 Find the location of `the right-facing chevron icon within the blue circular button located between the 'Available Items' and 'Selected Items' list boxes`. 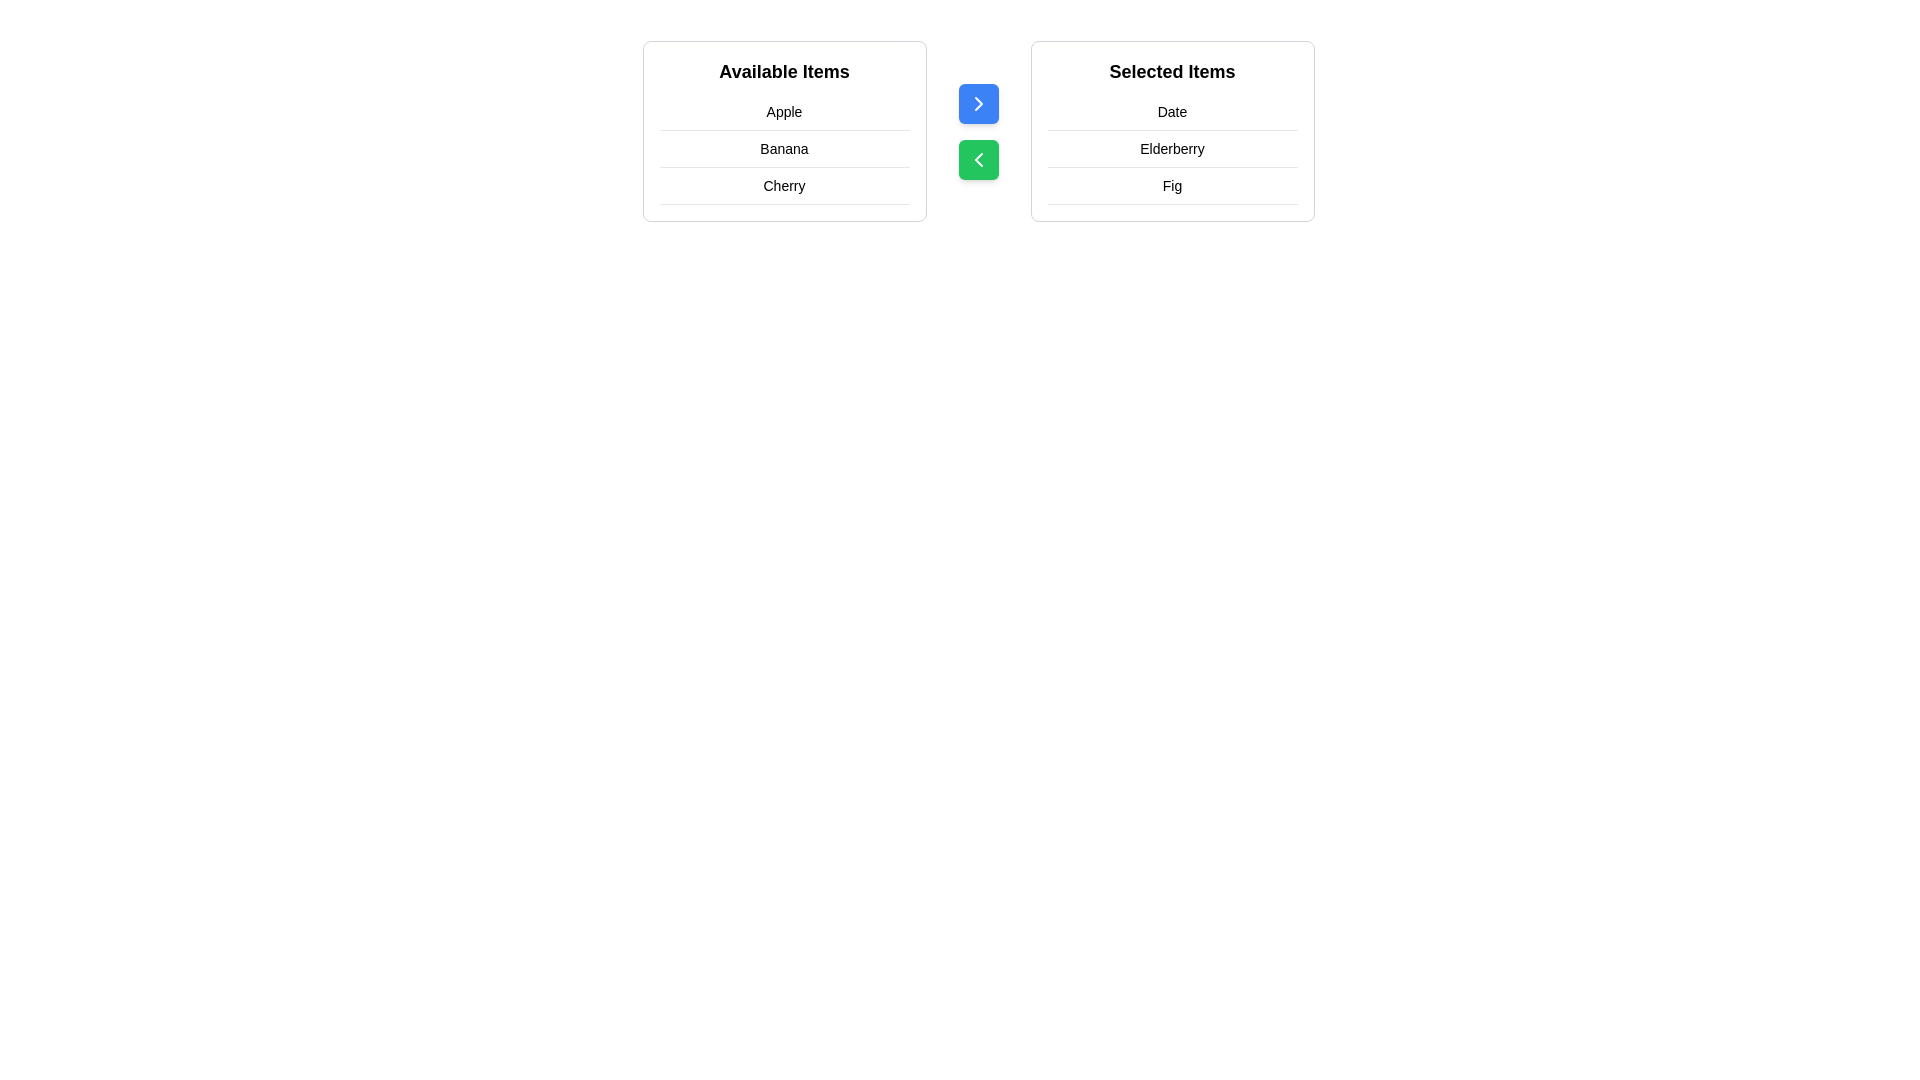

the right-facing chevron icon within the blue circular button located between the 'Available Items' and 'Selected Items' list boxes is located at coordinates (978, 103).